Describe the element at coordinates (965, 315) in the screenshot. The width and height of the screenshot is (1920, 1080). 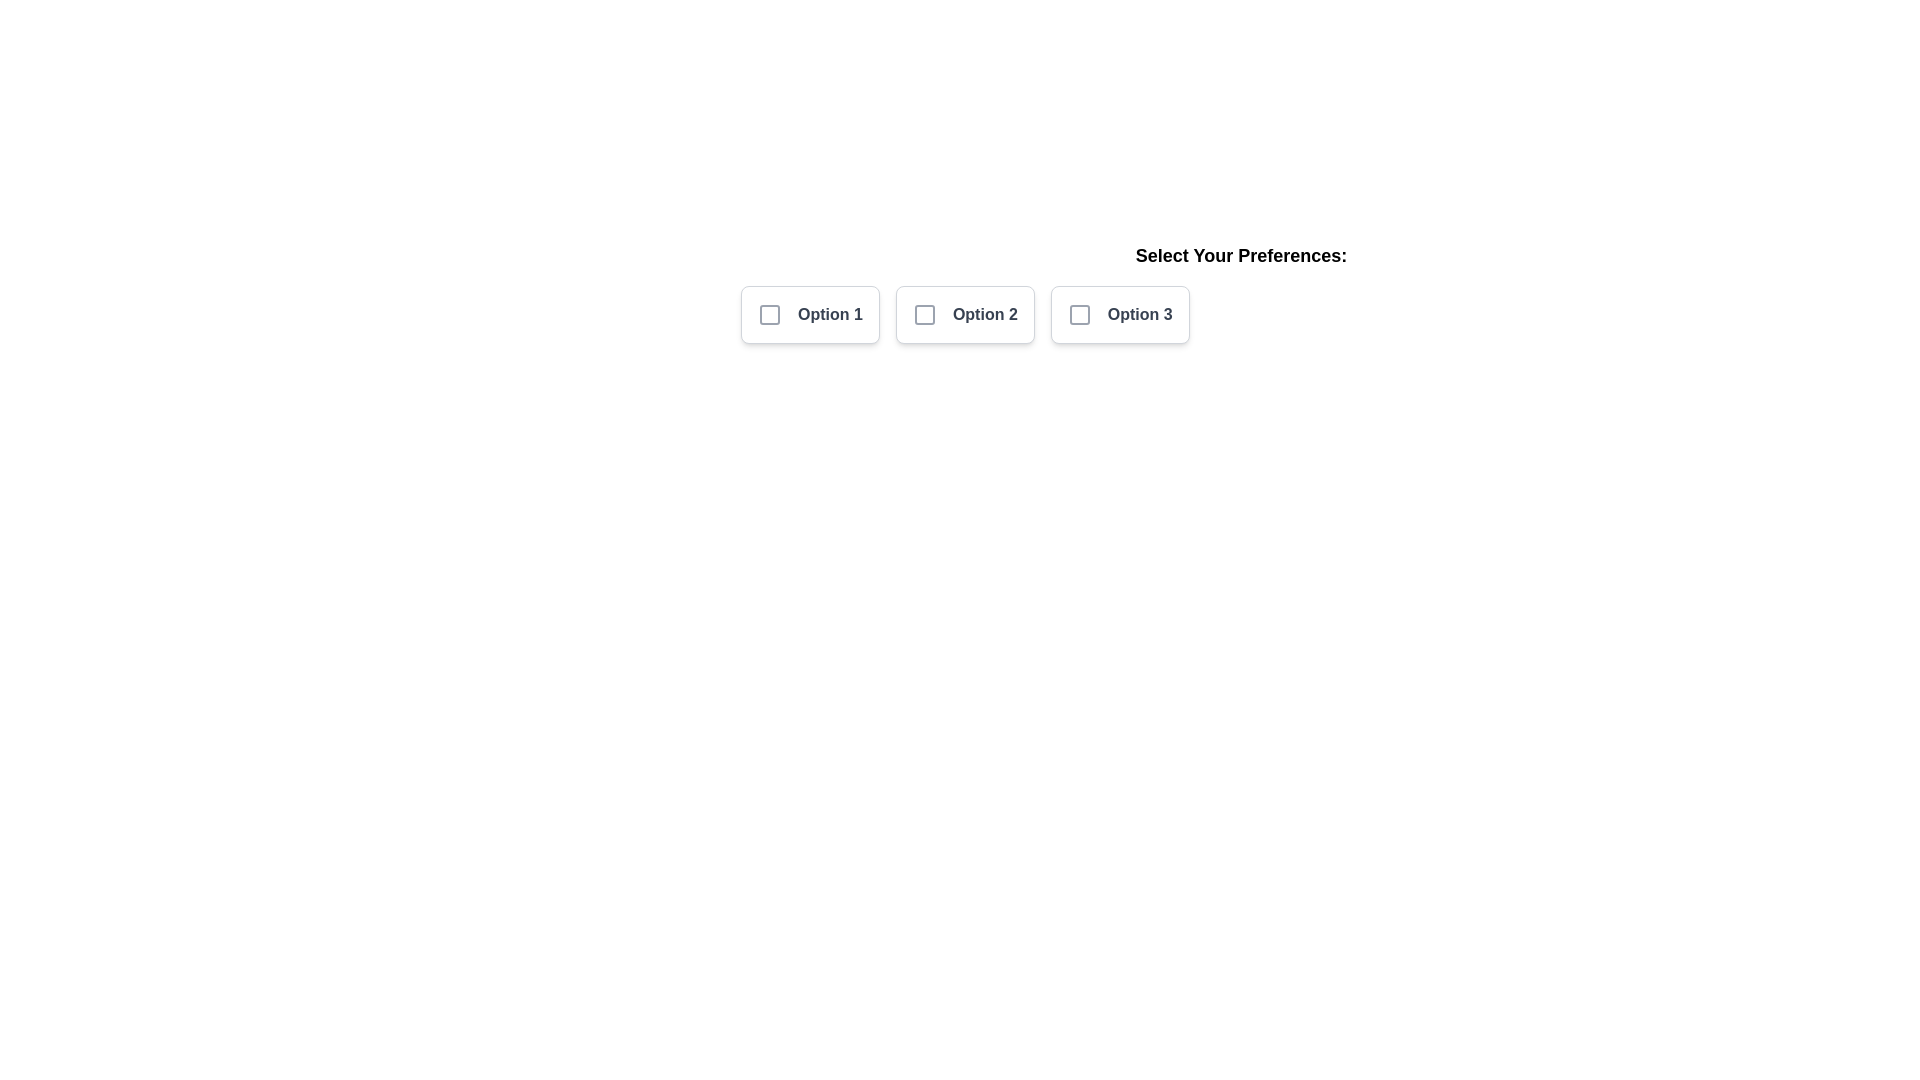
I see `the Checkbox labeled 'Option 2'` at that location.